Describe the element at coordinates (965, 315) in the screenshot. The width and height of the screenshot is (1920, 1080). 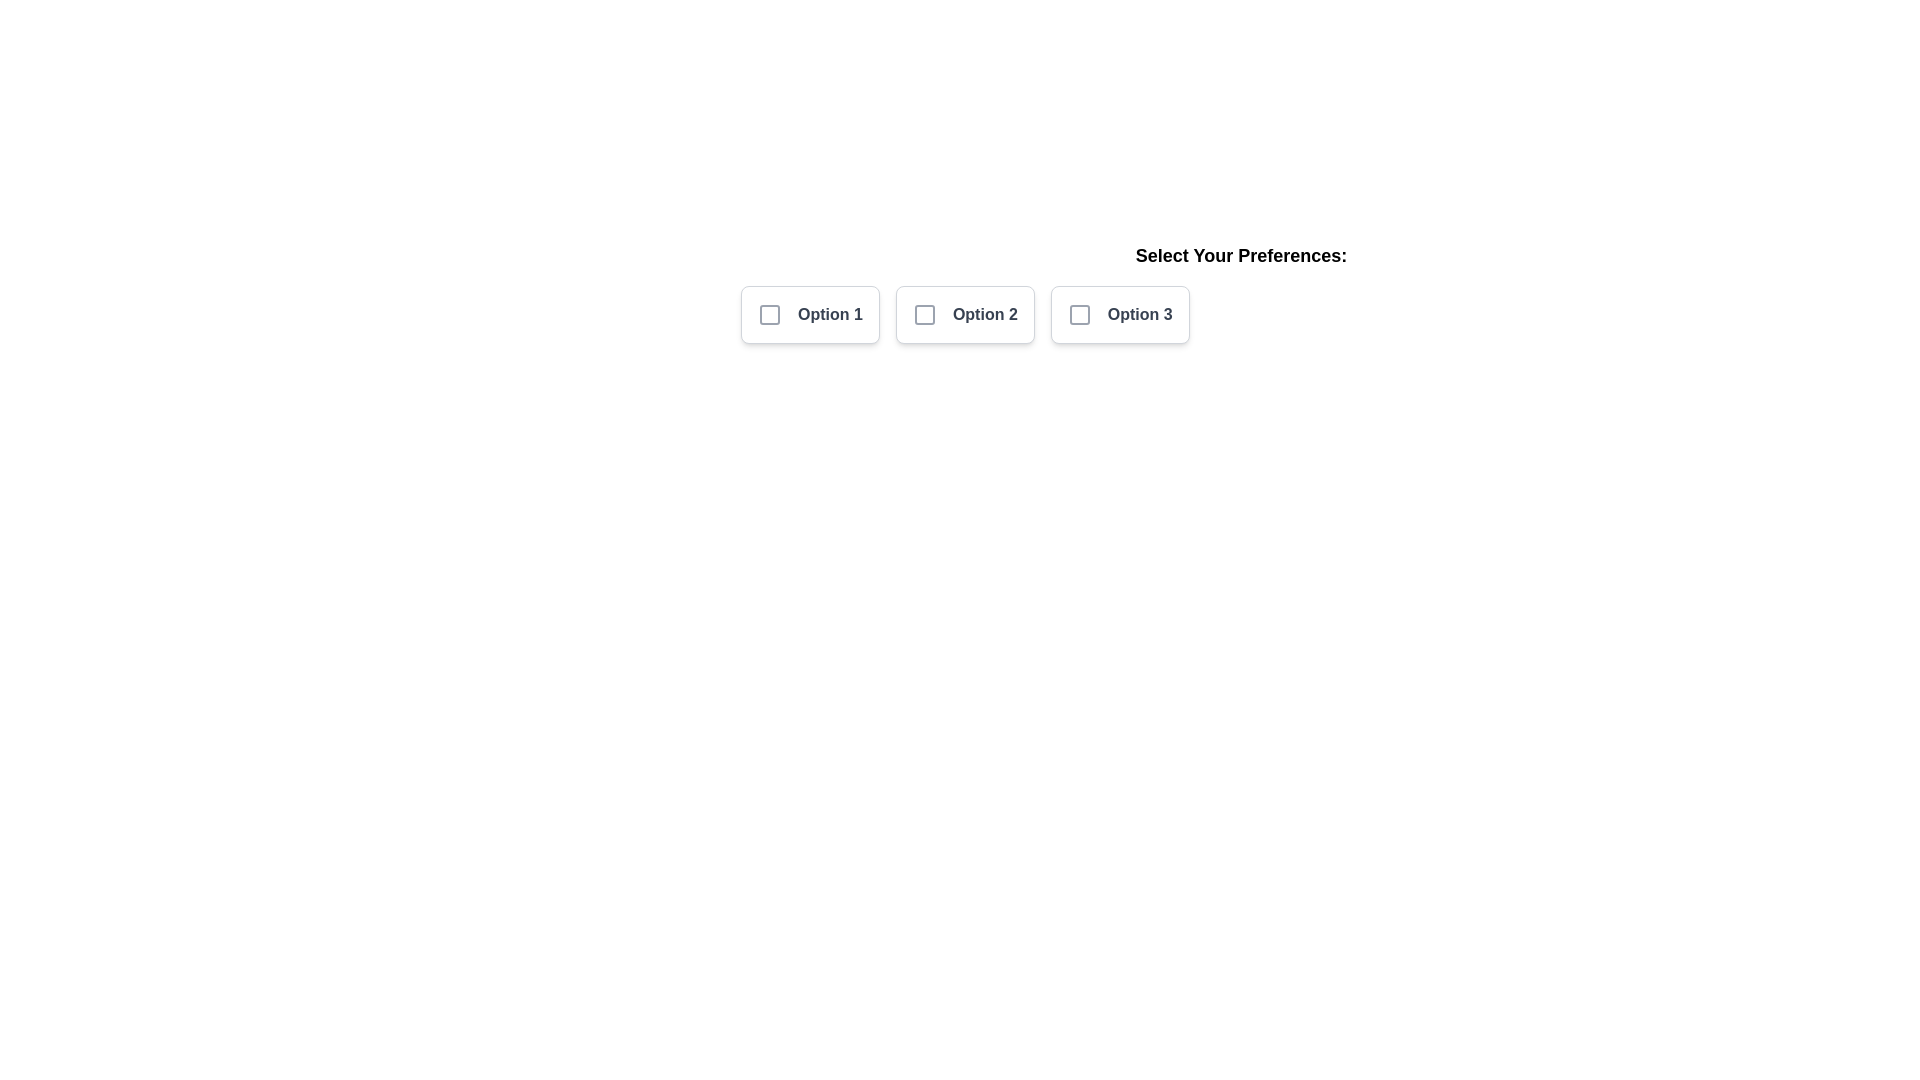
I see `the Checkbox labeled 'Option 2'` at that location.